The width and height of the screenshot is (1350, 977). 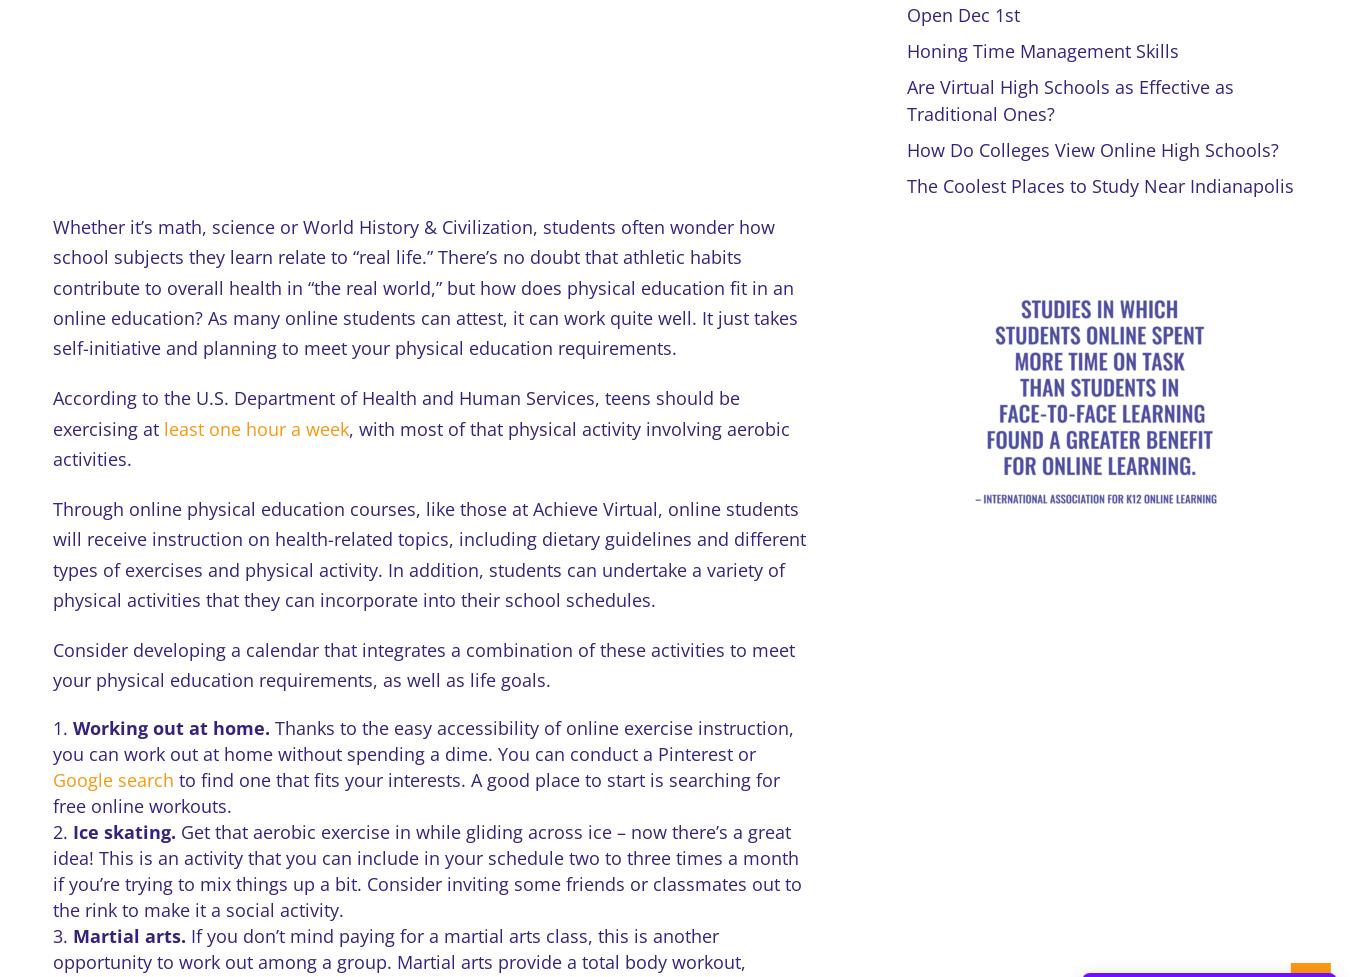 What do you see at coordinates (422, 664) in the screenshot?
I see `'Consider developing a calendar that integrates a combination of these activities to meet your physical education requirements, as well as life goals.'` at bounding box center [422, 664].